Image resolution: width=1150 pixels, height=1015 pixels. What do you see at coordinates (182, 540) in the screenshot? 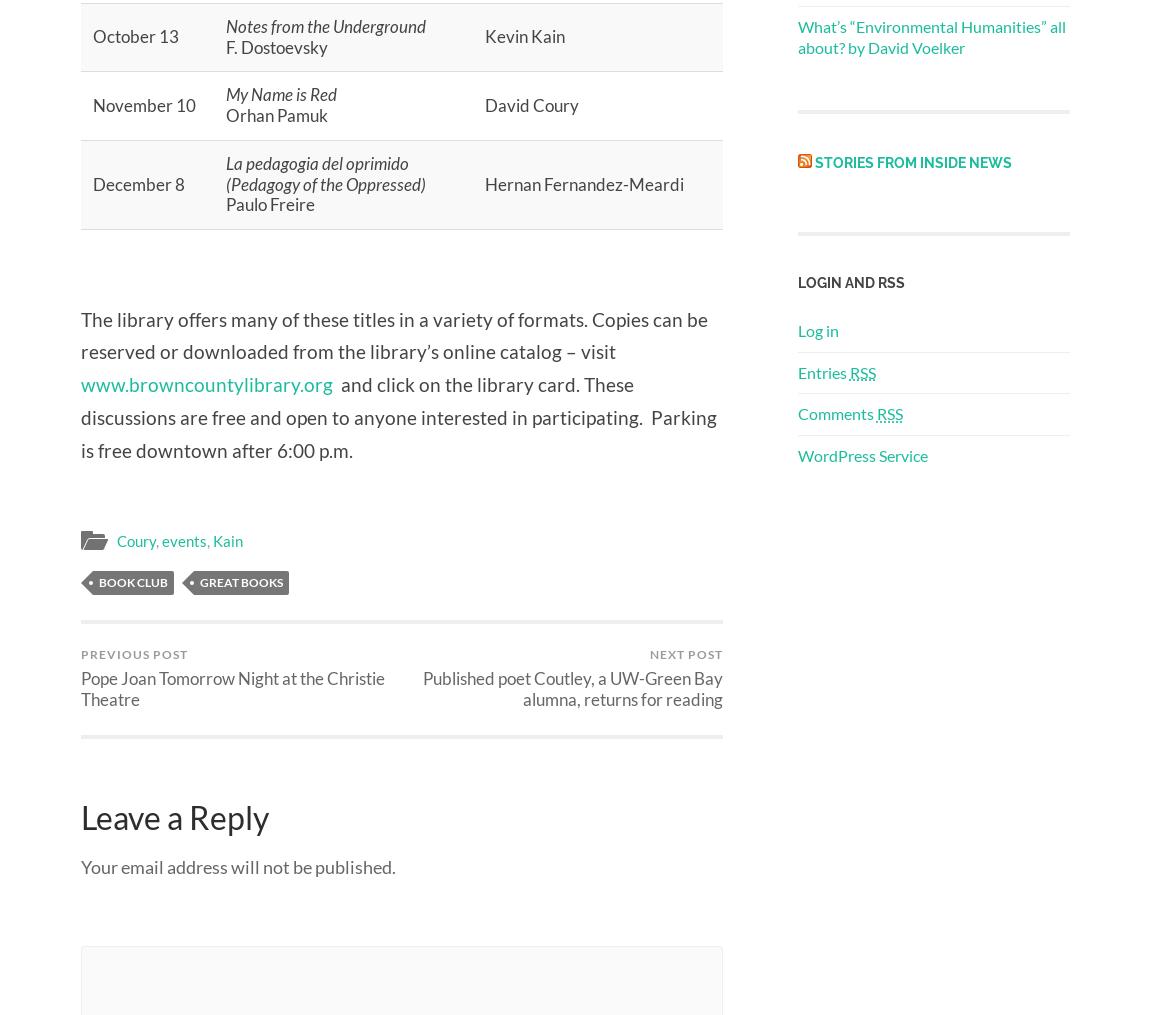
I see `'events'` at bounding box center [182, 540].